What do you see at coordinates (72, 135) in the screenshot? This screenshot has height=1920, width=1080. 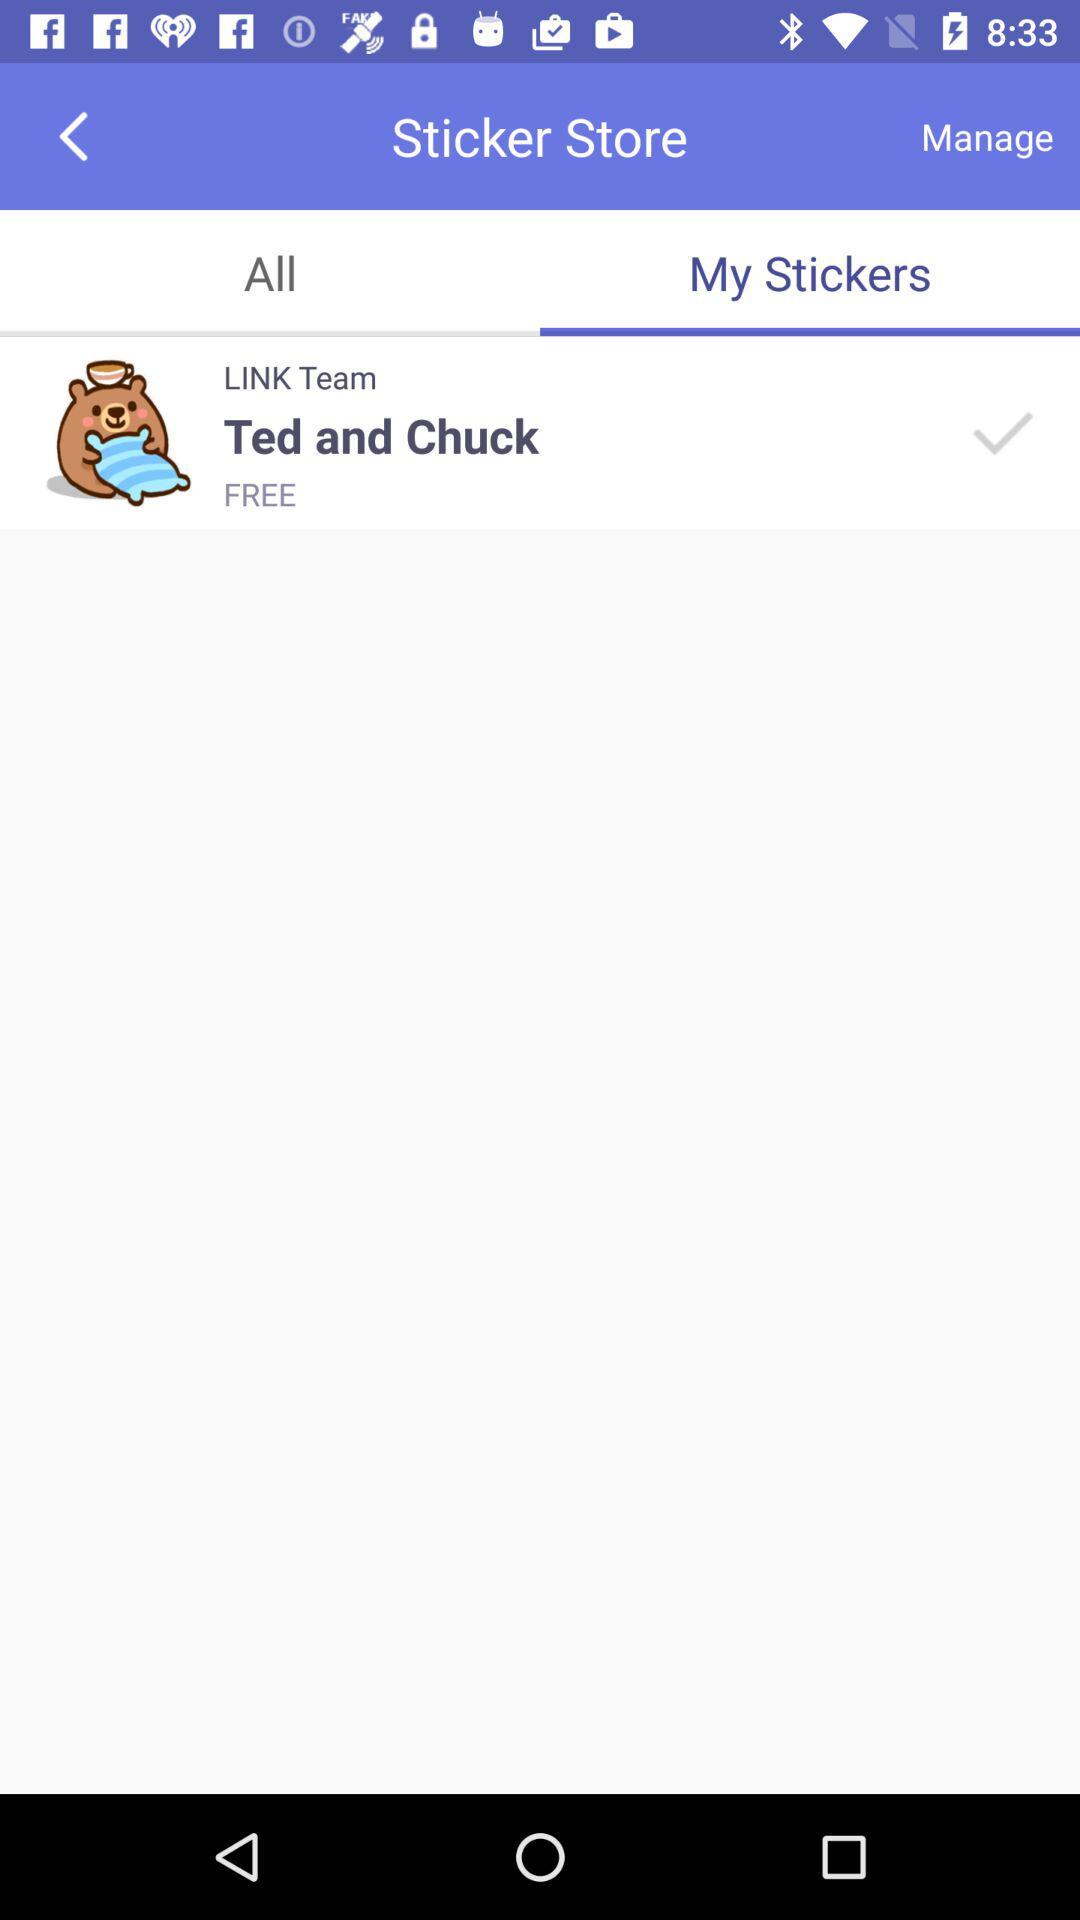 I see `the app next to sticker store` at bounding box center [72, 135].